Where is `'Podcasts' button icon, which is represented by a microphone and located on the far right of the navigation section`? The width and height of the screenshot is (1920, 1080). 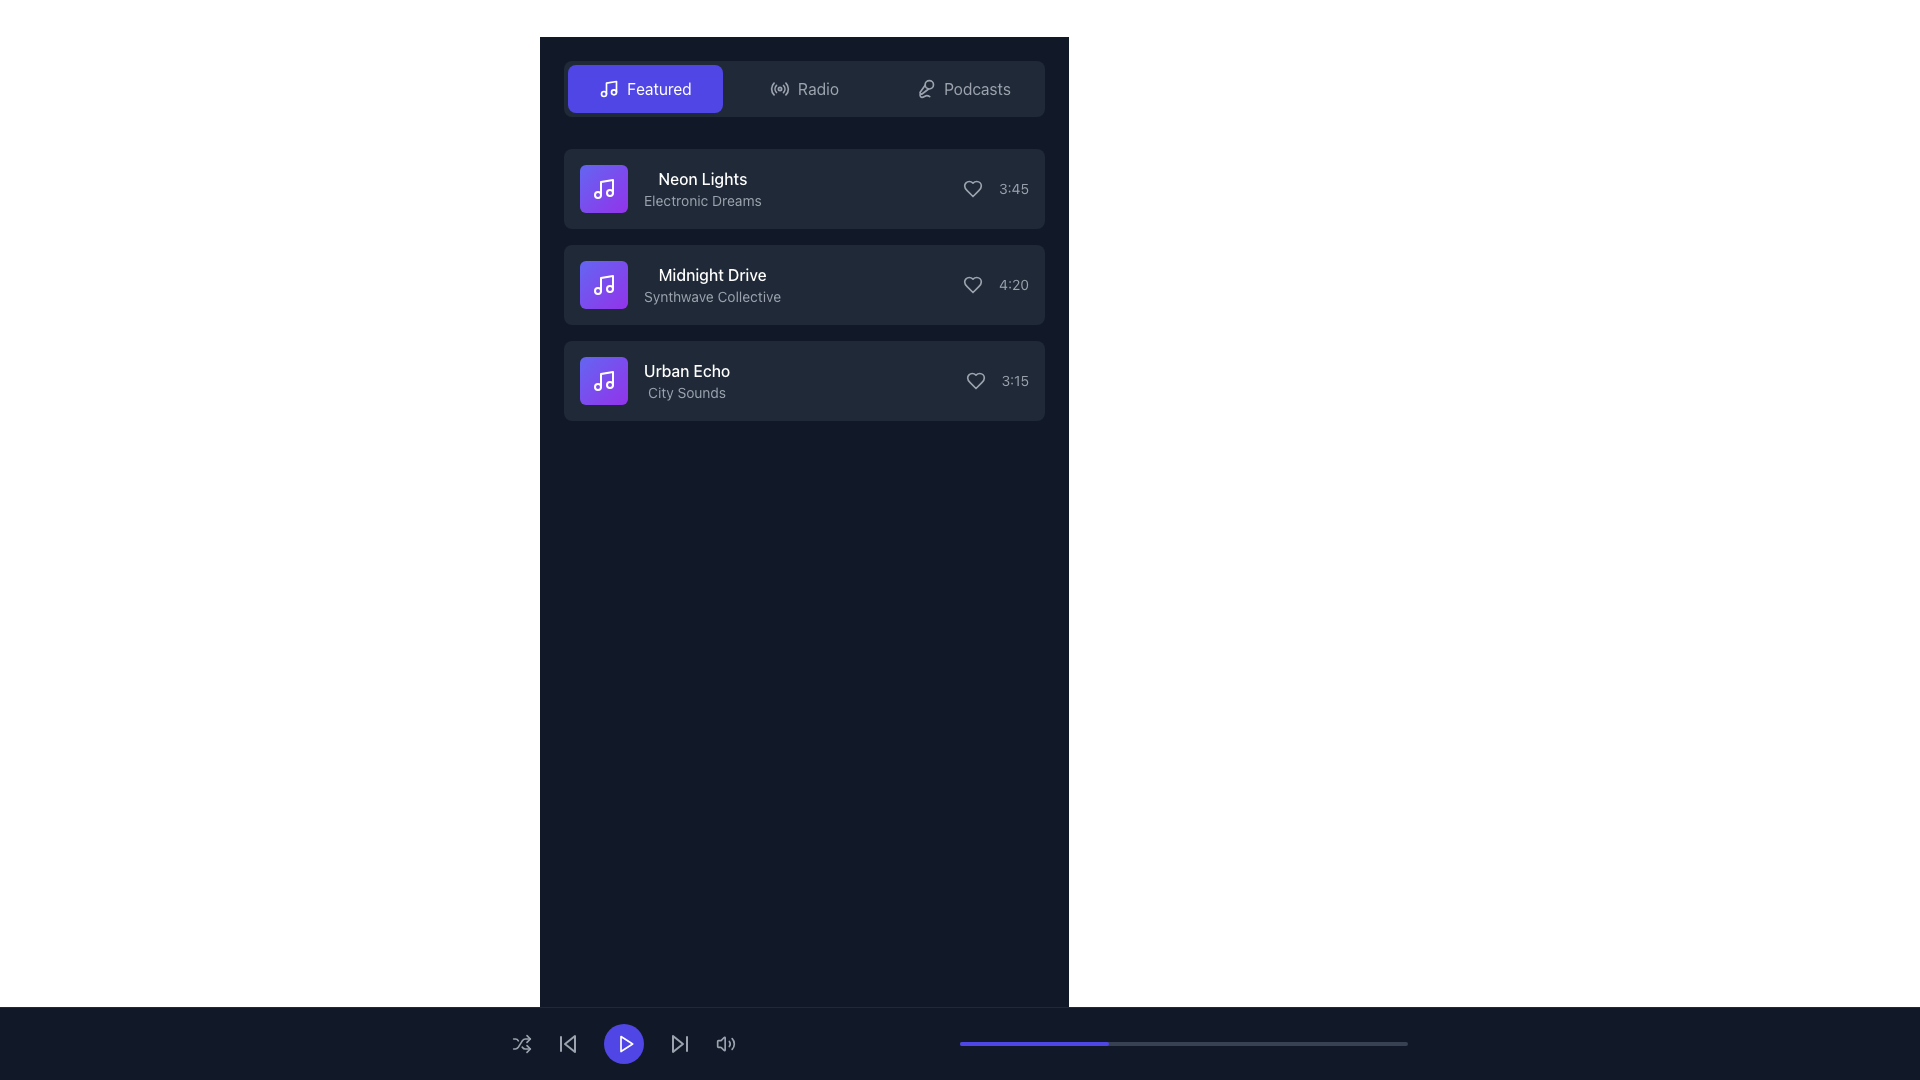 'Podcasts' button icon, which is represented by a microphone and located on the far right of the navigation section is located at coordinates (925, 87).